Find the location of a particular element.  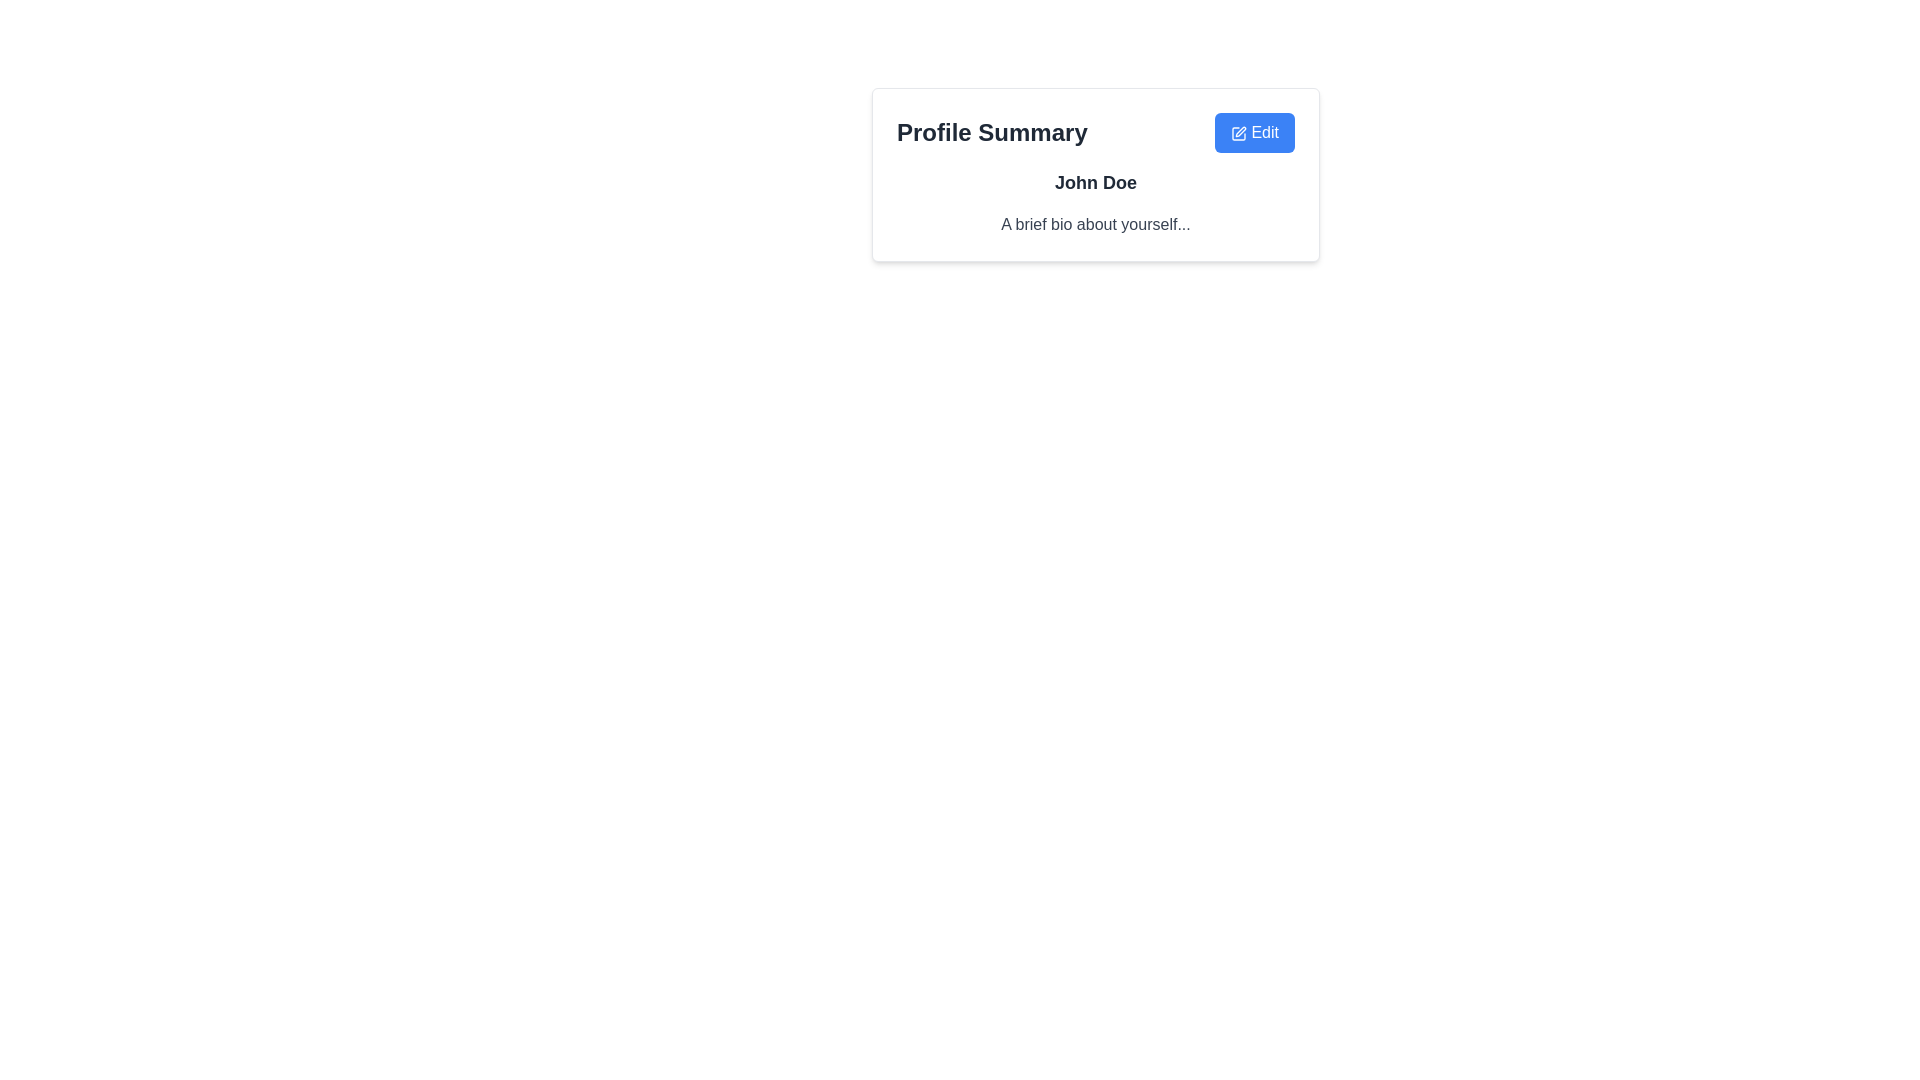

the Text Display element that shows the user's name or title, located below the 'Profile Summary' header and above the bio description is located at coordinates (1094, 182).